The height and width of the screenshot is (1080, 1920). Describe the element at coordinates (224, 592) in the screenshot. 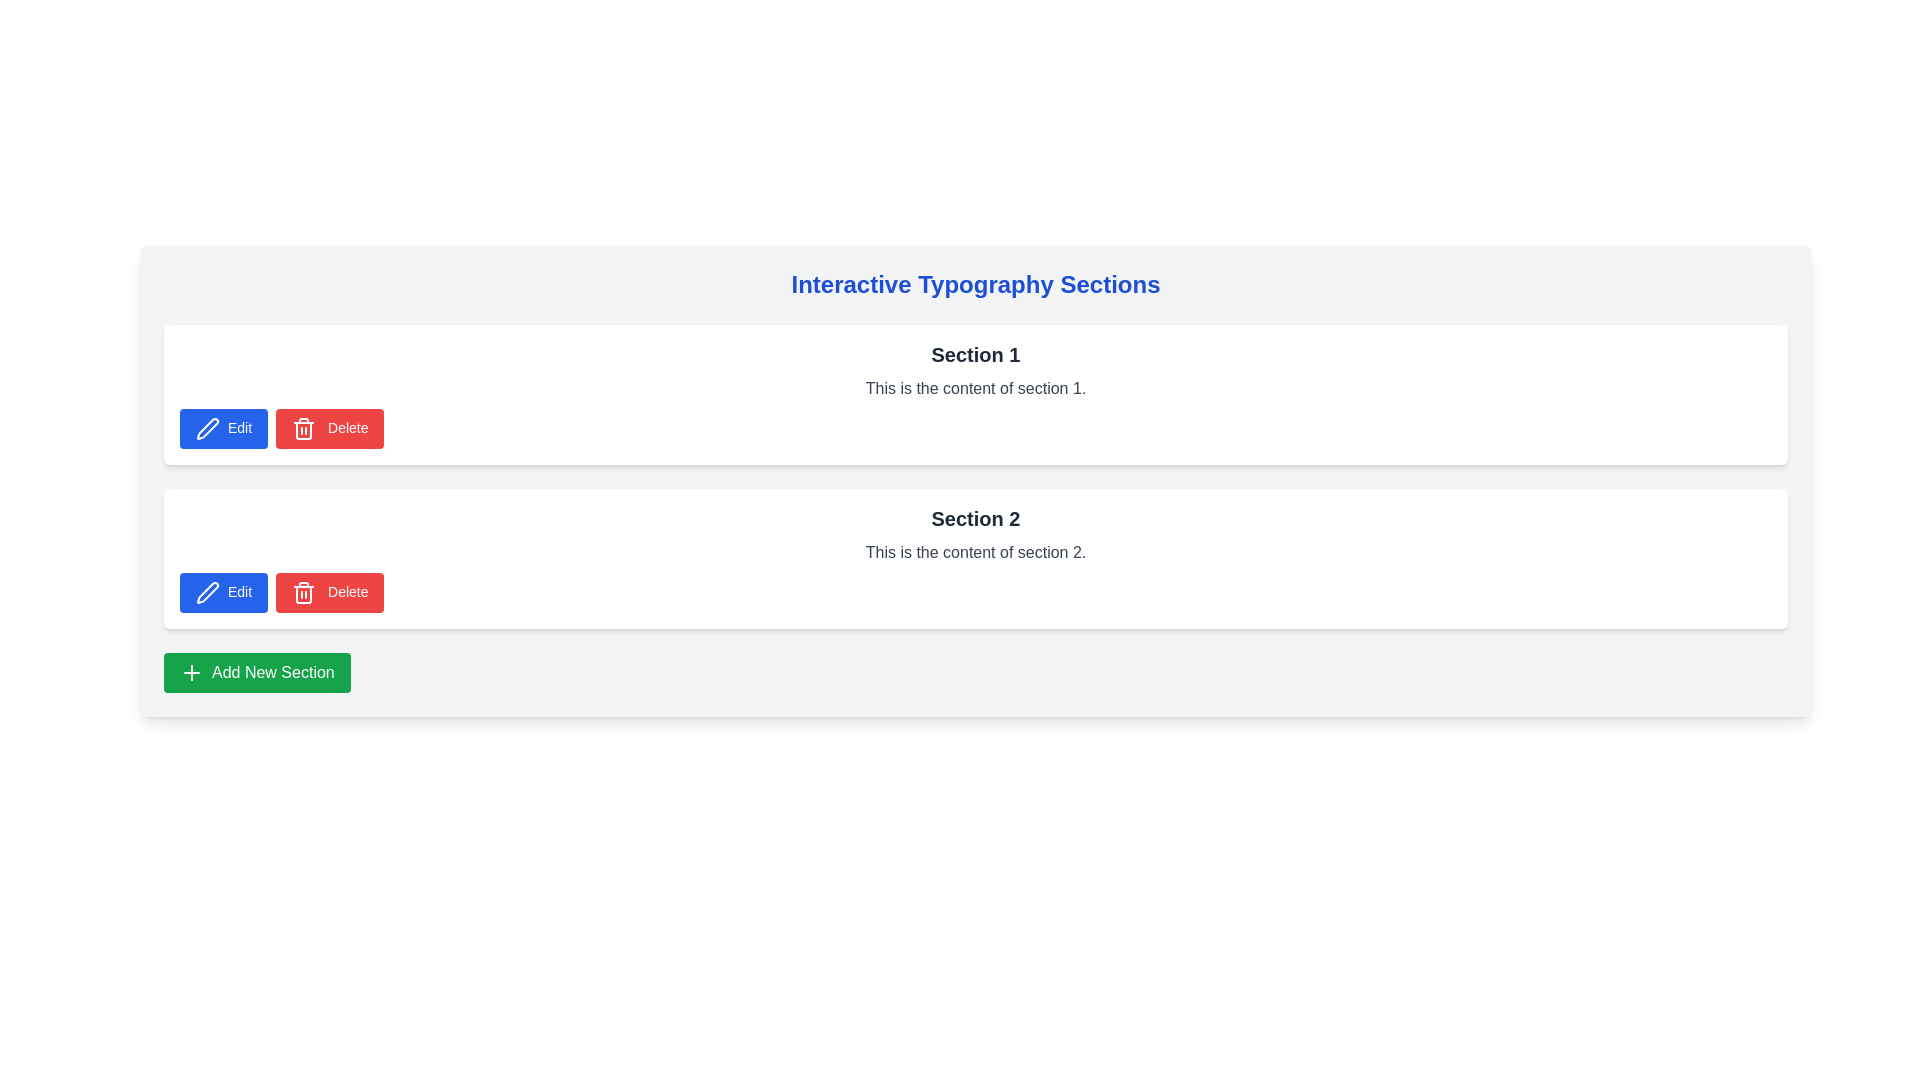

I see `the 'Edit' button located in the 'Section 2' area to observe hover effects` at that location.